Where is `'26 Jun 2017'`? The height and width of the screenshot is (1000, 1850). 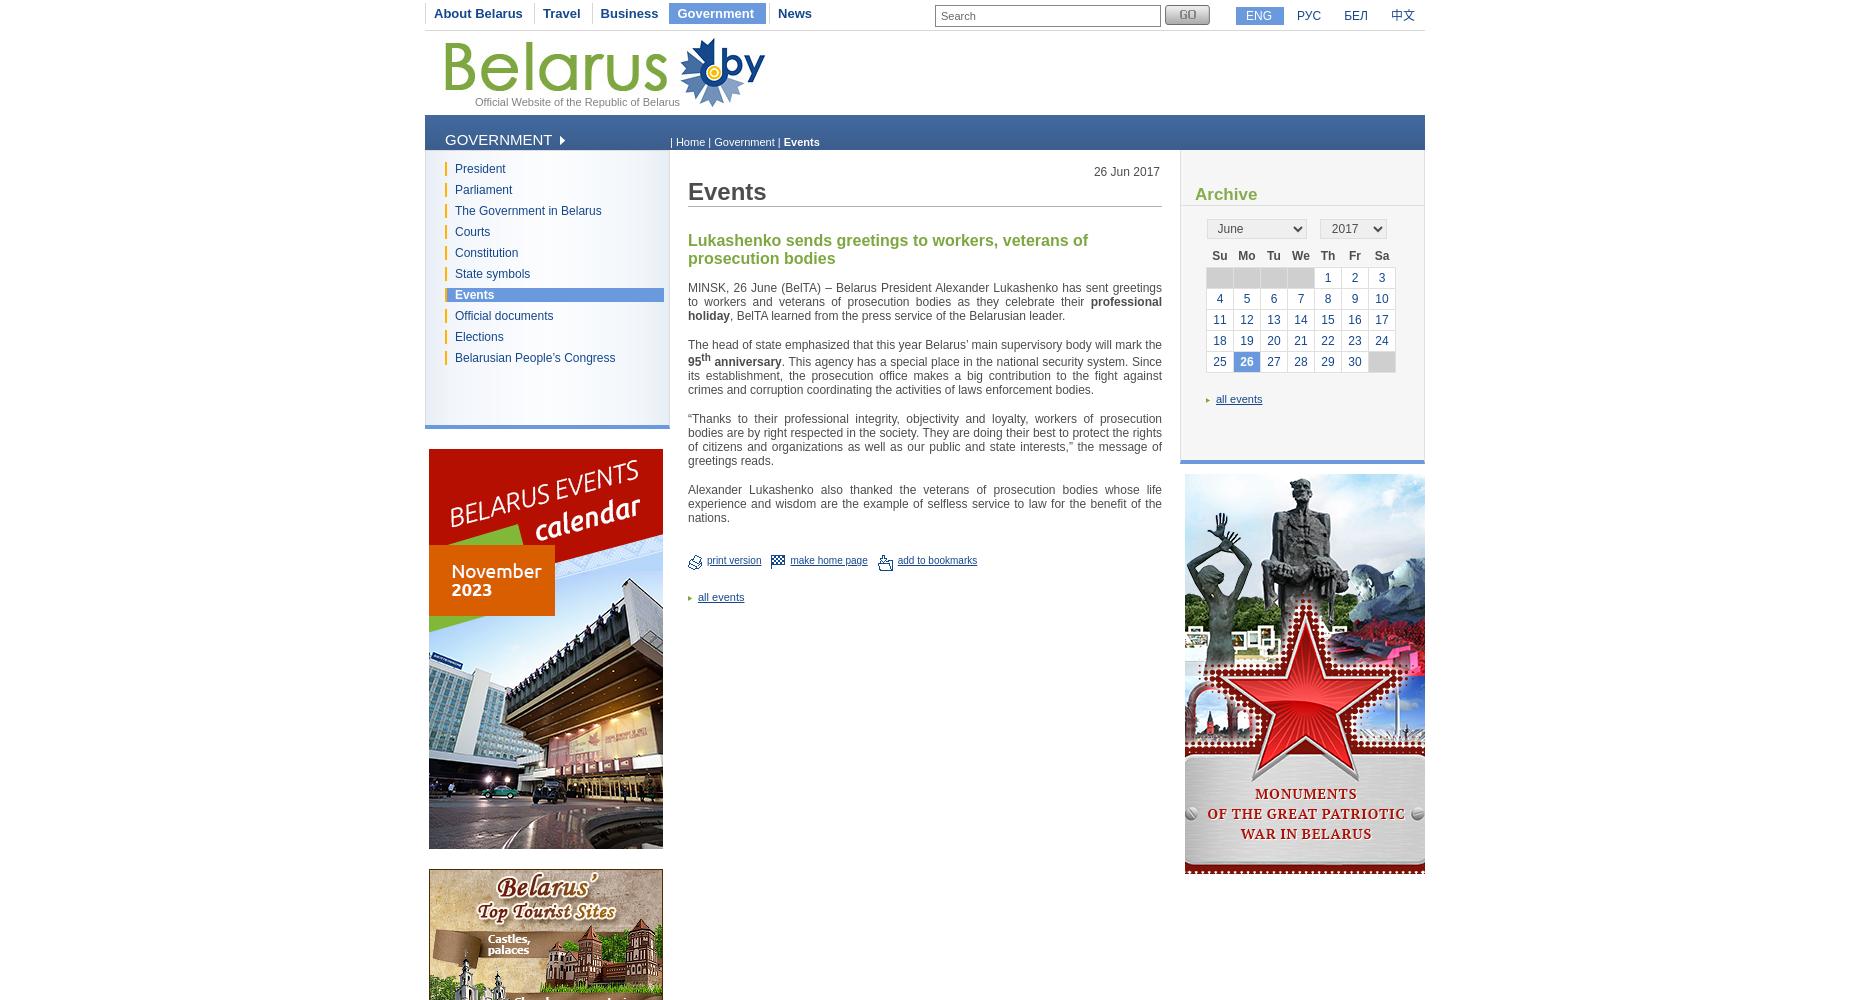 '26 Jun 2017' is located at coordinates (1125, 172).